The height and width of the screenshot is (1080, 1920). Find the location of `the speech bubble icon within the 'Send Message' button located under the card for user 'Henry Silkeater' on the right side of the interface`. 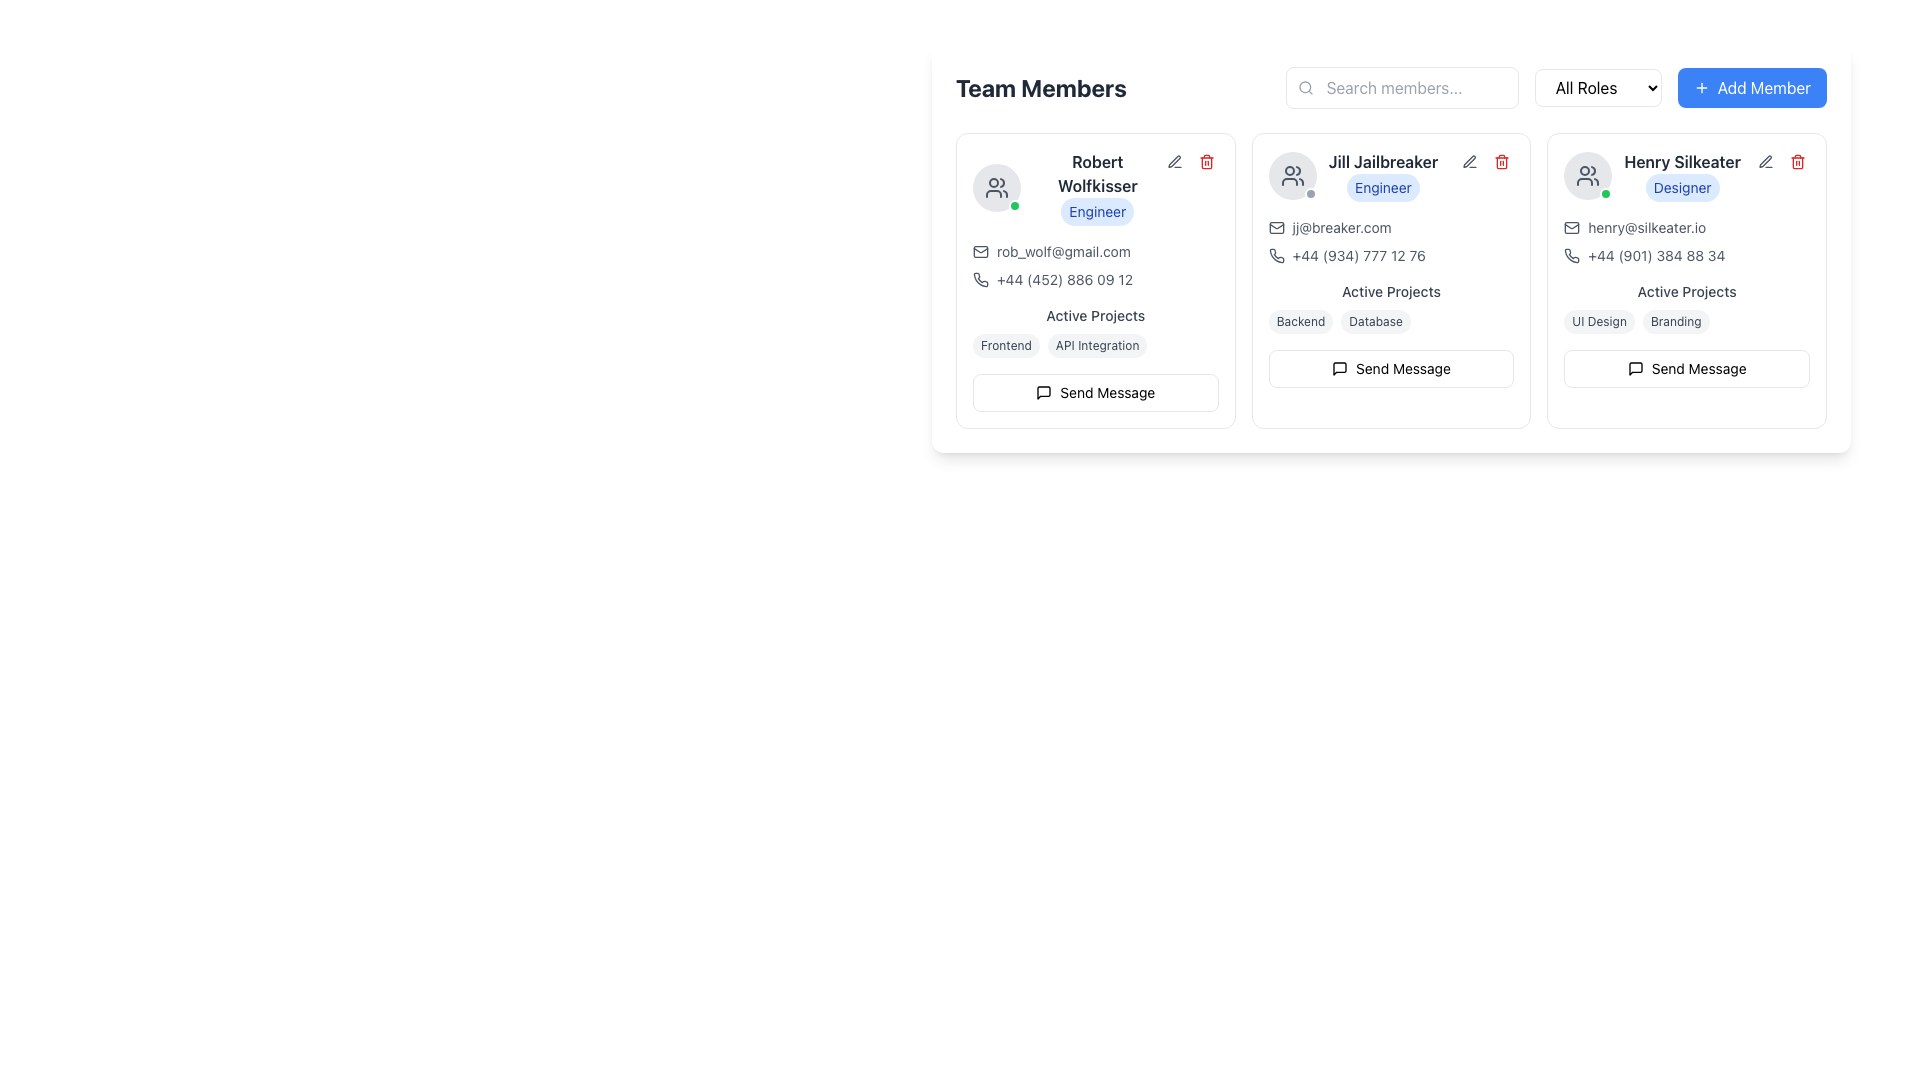

the speech bubble icon within the 'Send Message' button located under the card for user 'Henry Silkeater' on the right side of the interface is located at coordinates (1635, 369).